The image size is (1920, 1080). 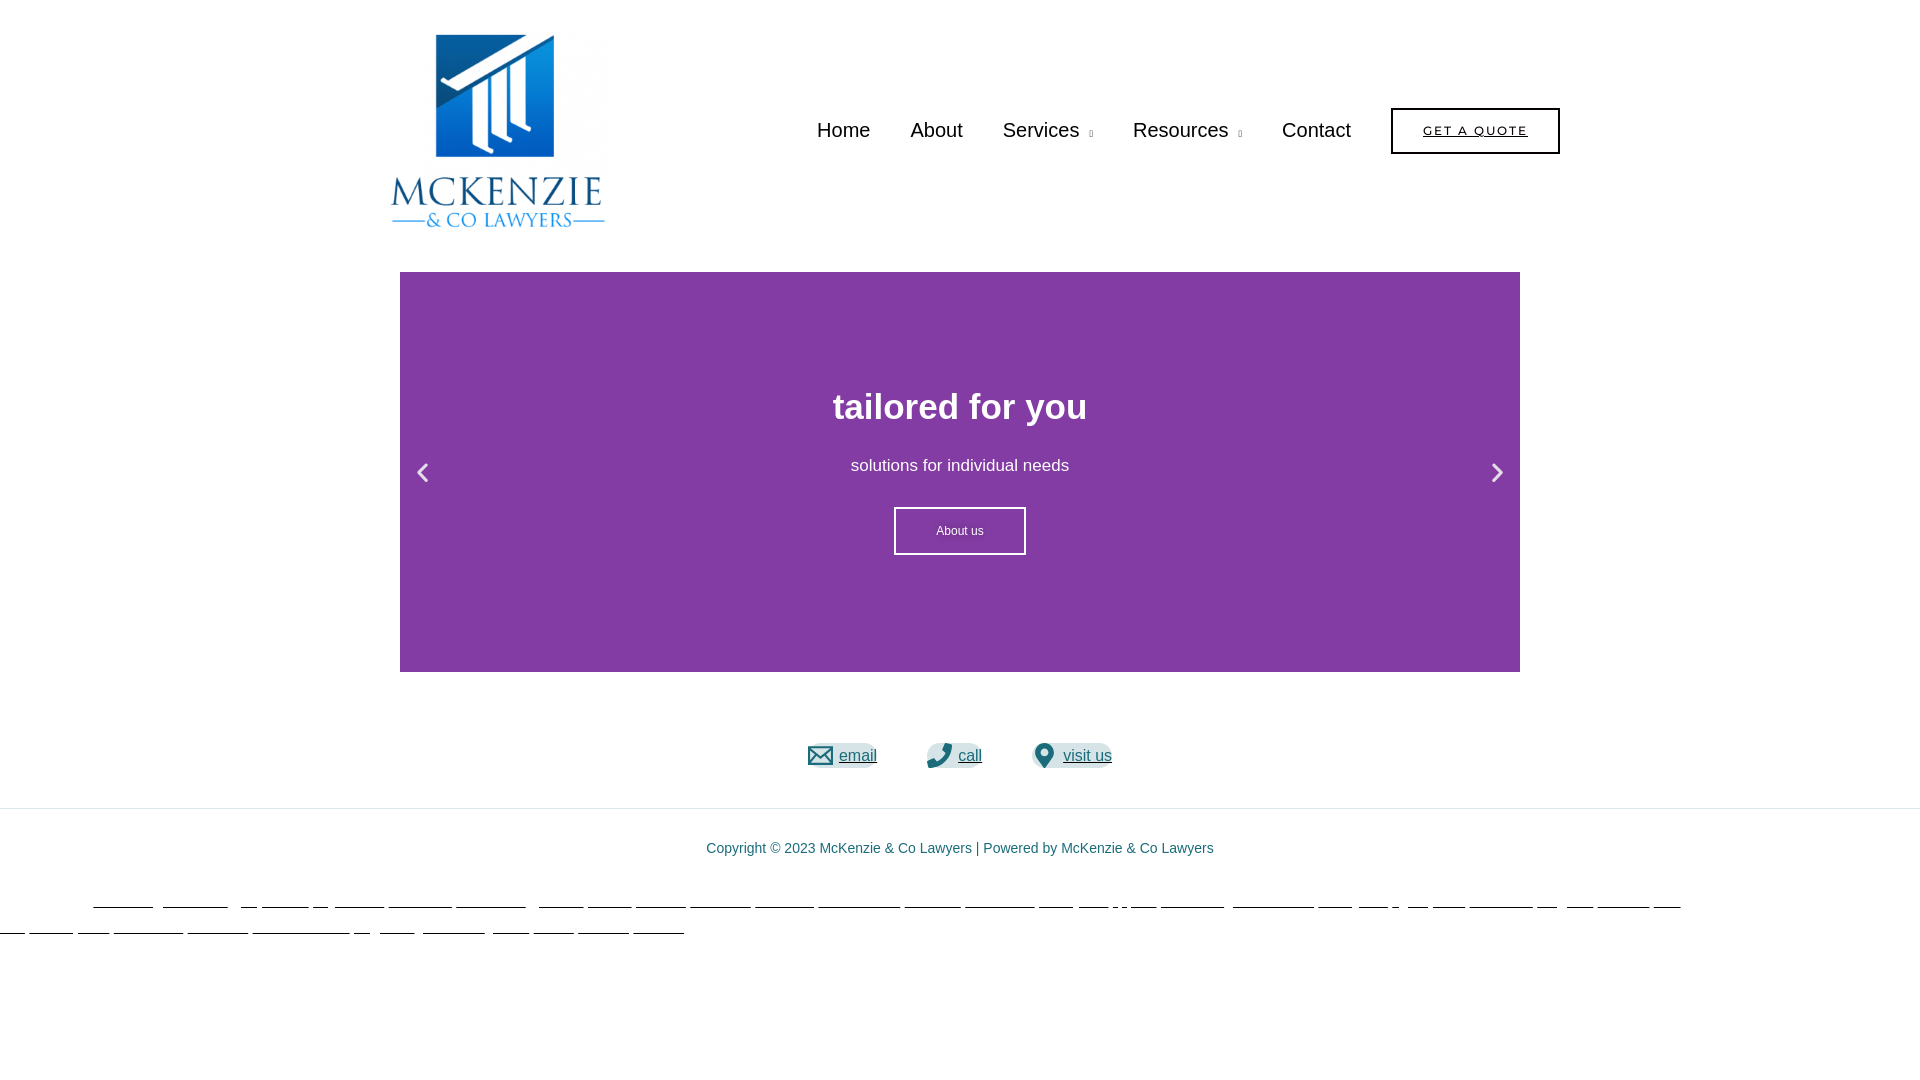 I want to click on 'Home', so click(x=843, y=130).